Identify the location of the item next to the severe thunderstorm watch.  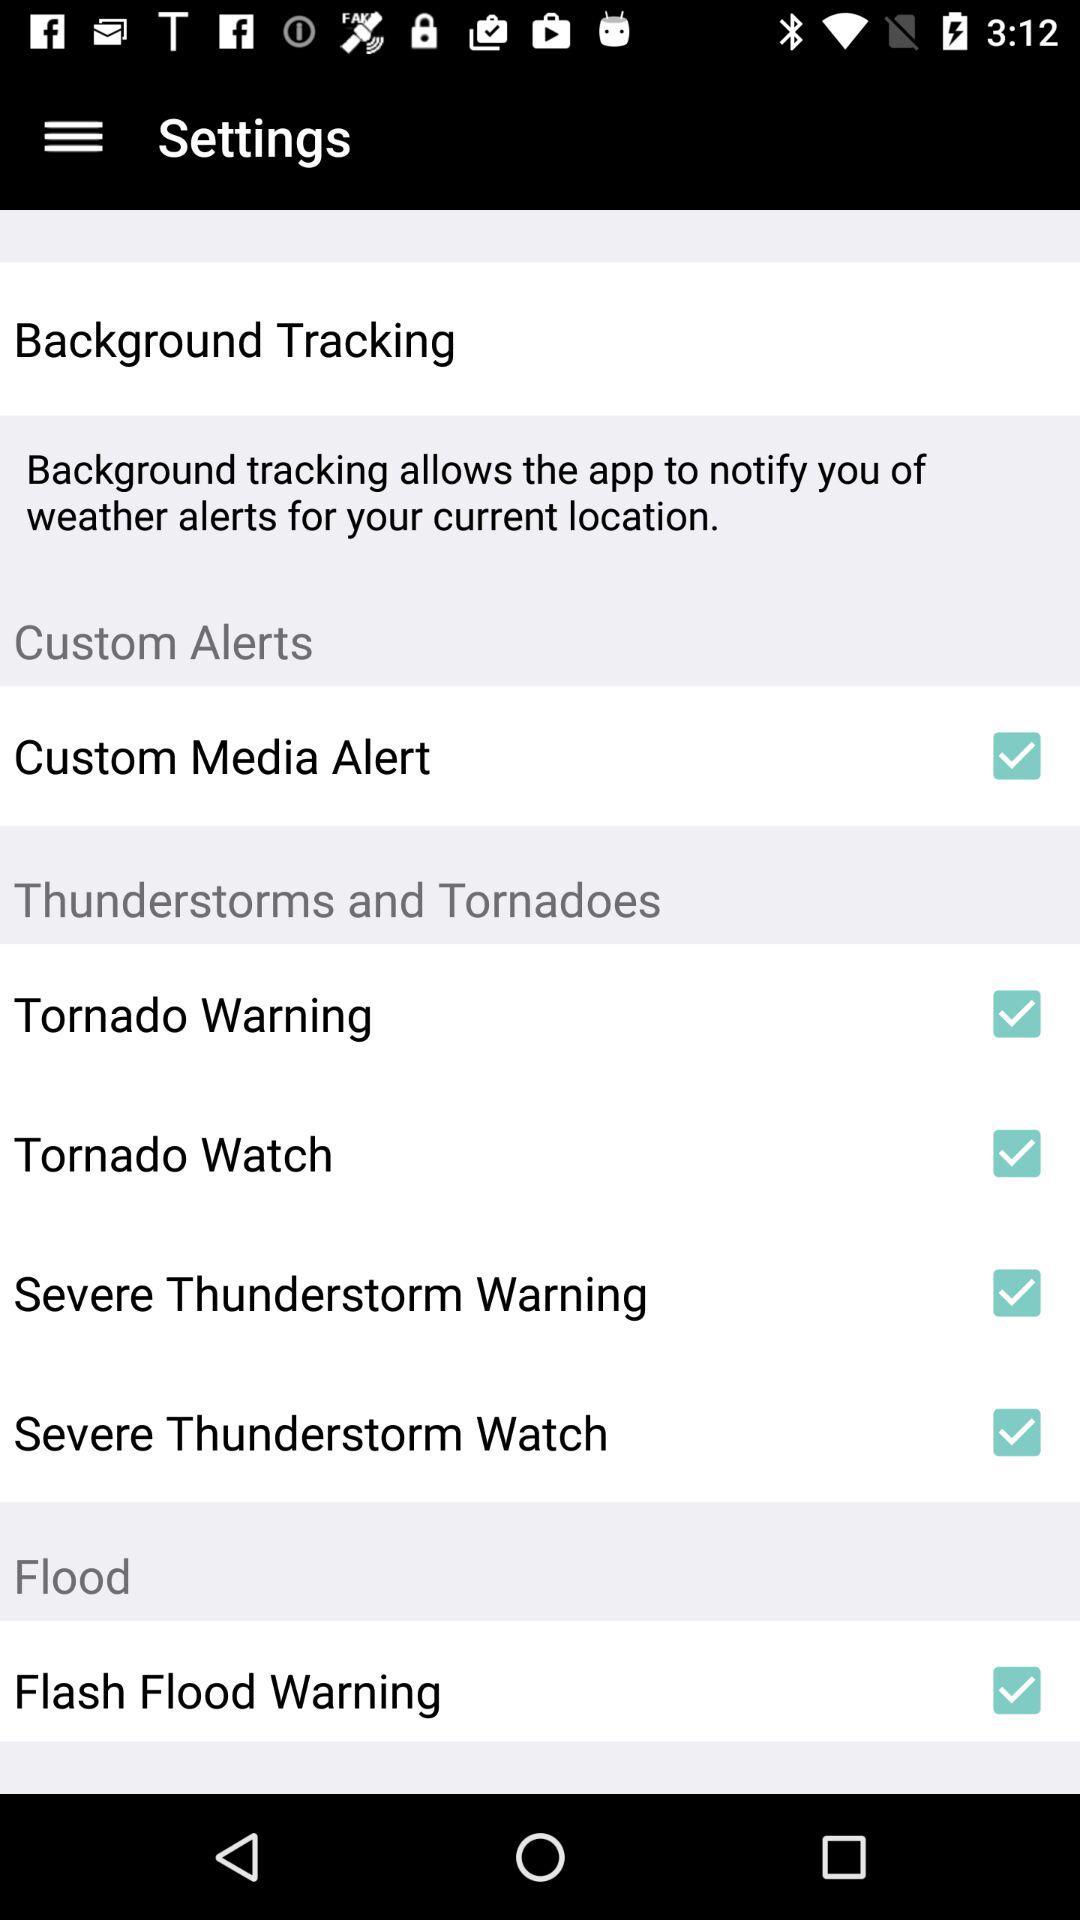
(1017, 1431).